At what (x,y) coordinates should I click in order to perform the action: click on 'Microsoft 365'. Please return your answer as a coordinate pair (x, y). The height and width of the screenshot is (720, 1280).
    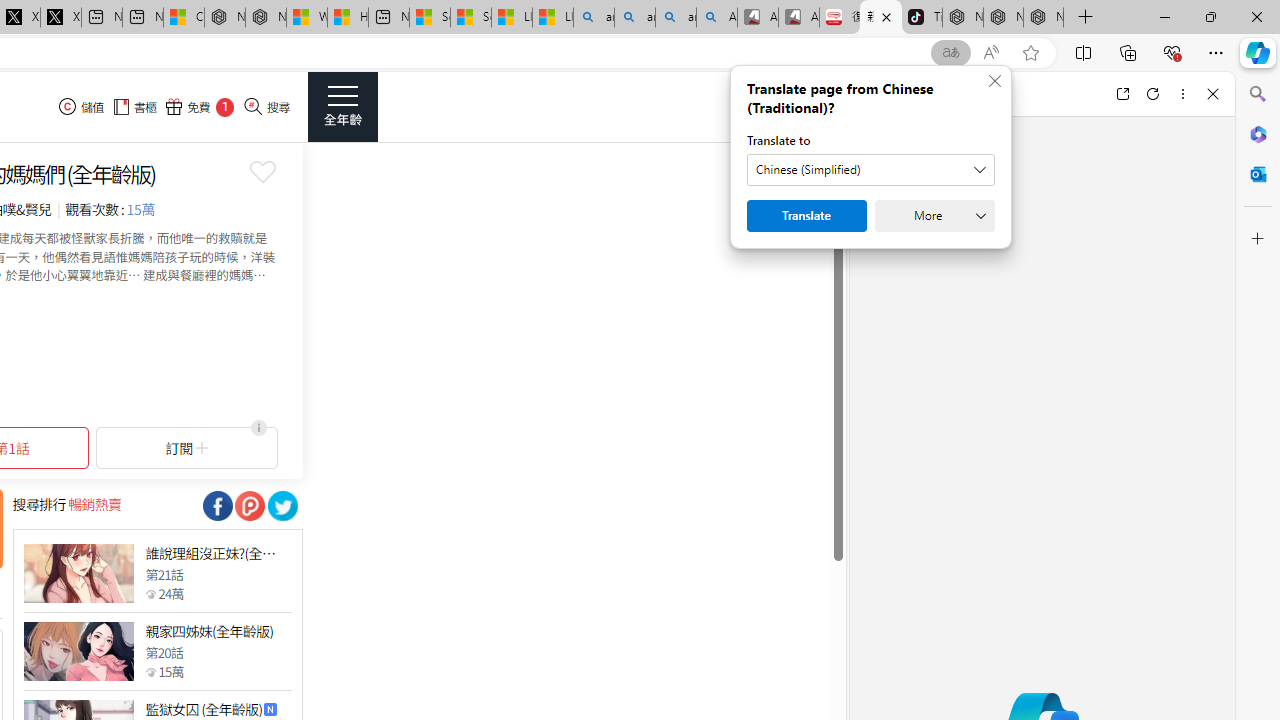
    Looking at the image, I should click on (1257, 133).